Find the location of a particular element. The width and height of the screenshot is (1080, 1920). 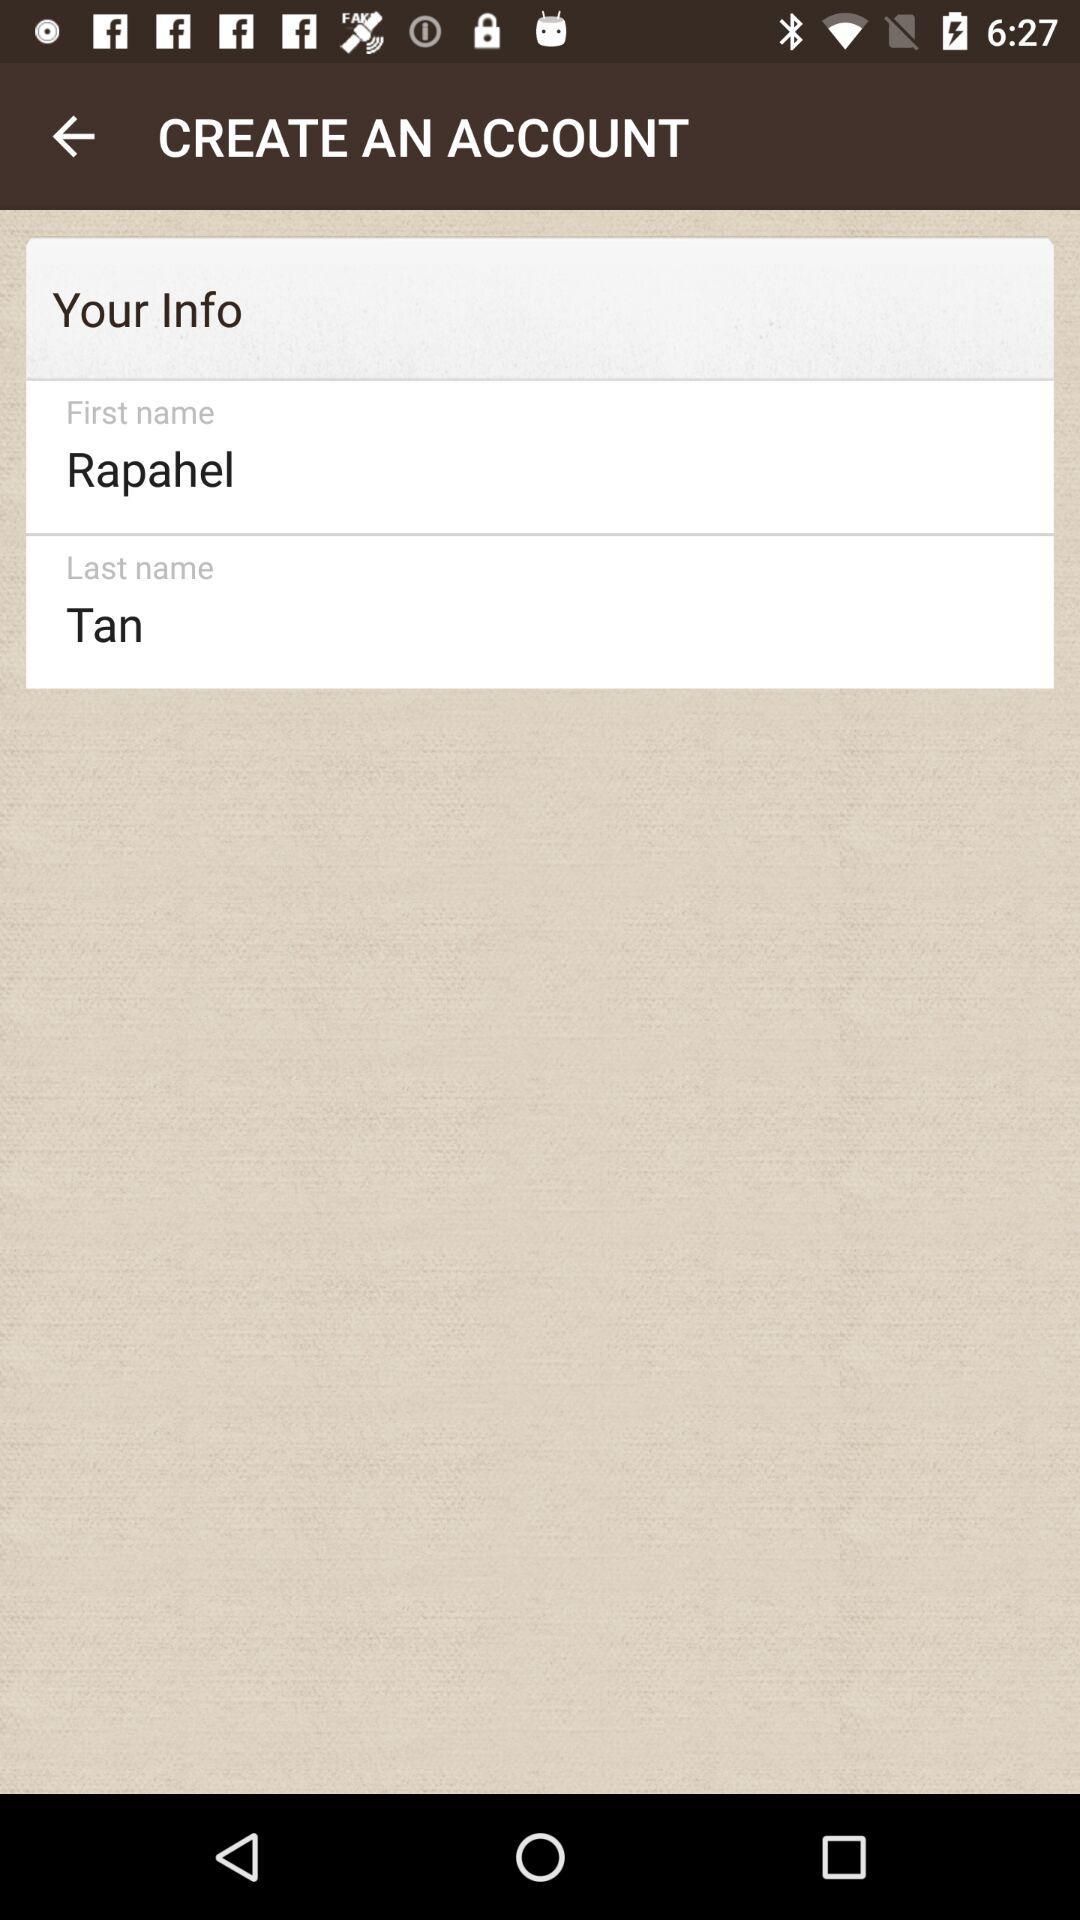

the icon to the left of create an account icon is located at coordinates (72, 135).